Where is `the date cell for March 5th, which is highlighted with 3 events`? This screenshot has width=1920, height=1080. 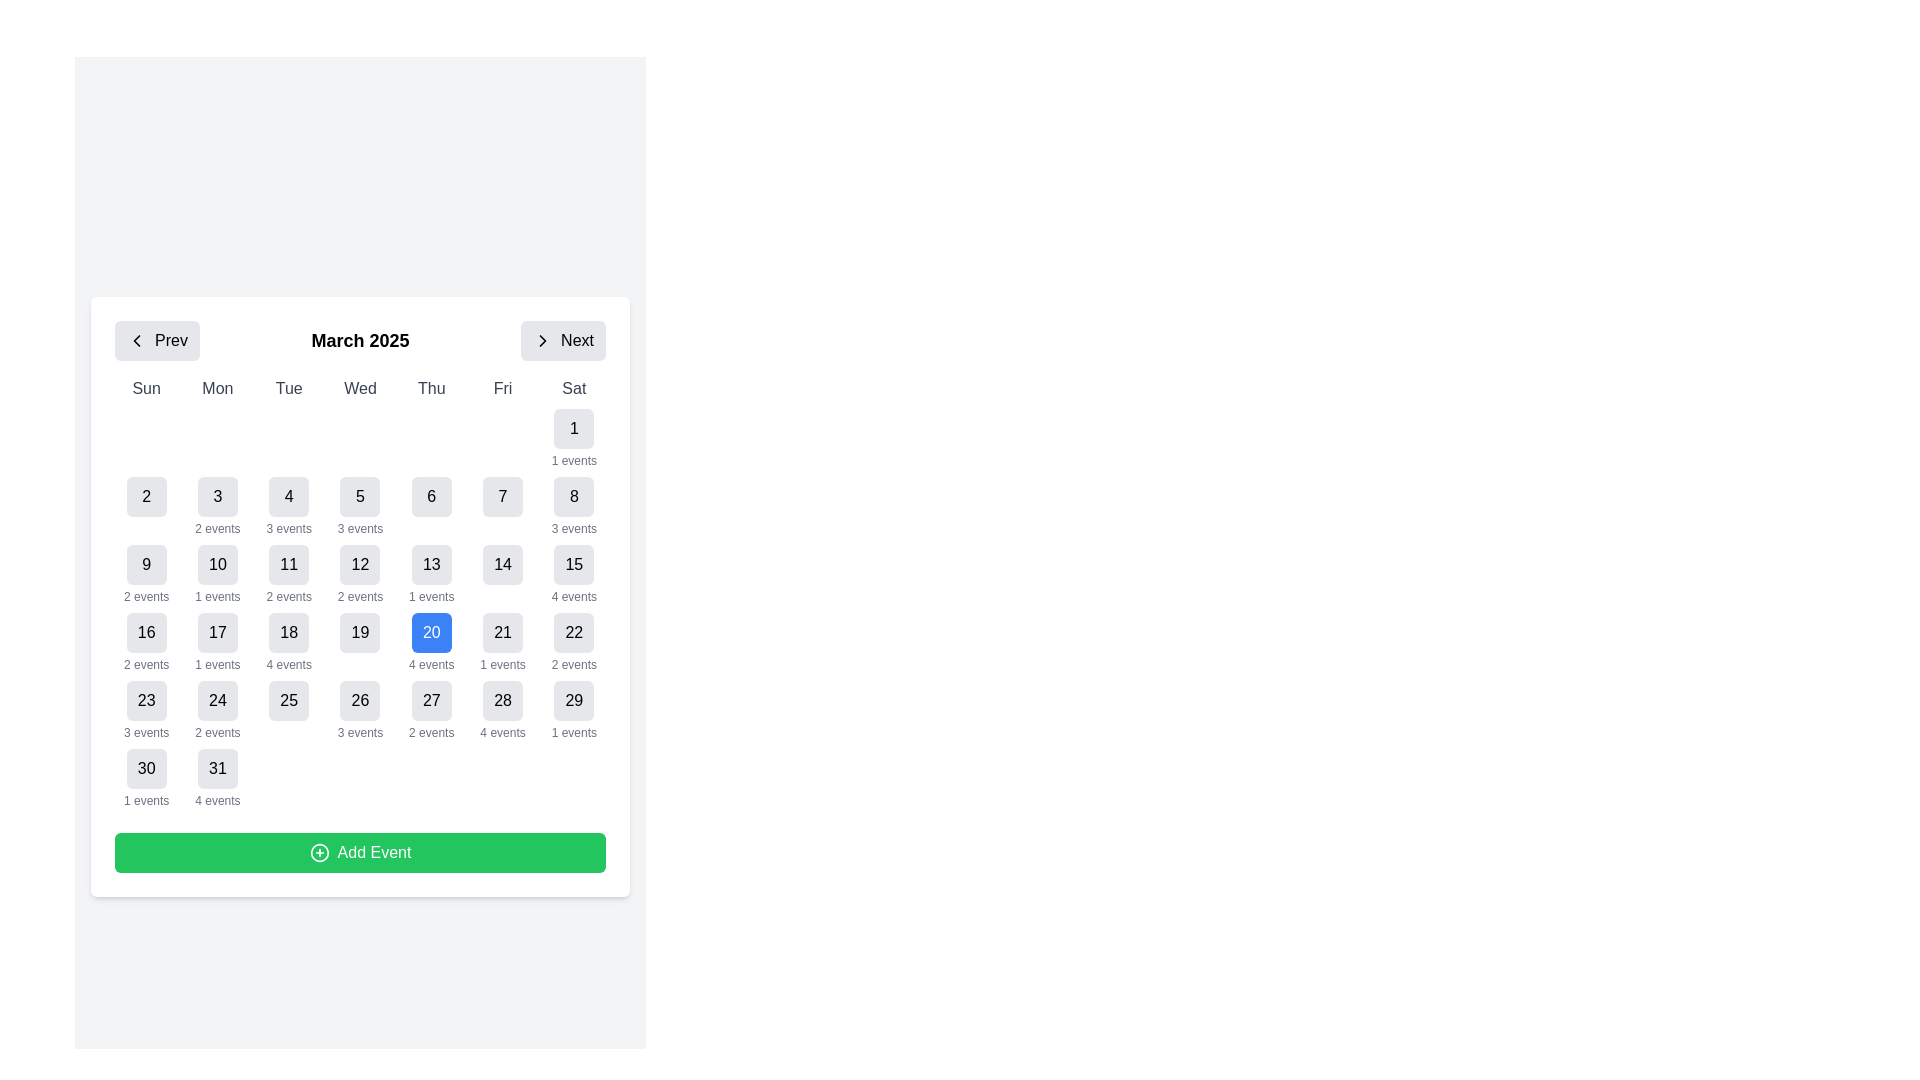
the date cell for March 5th, which is highlighted with 3 events is located at coordinates (360, 505).